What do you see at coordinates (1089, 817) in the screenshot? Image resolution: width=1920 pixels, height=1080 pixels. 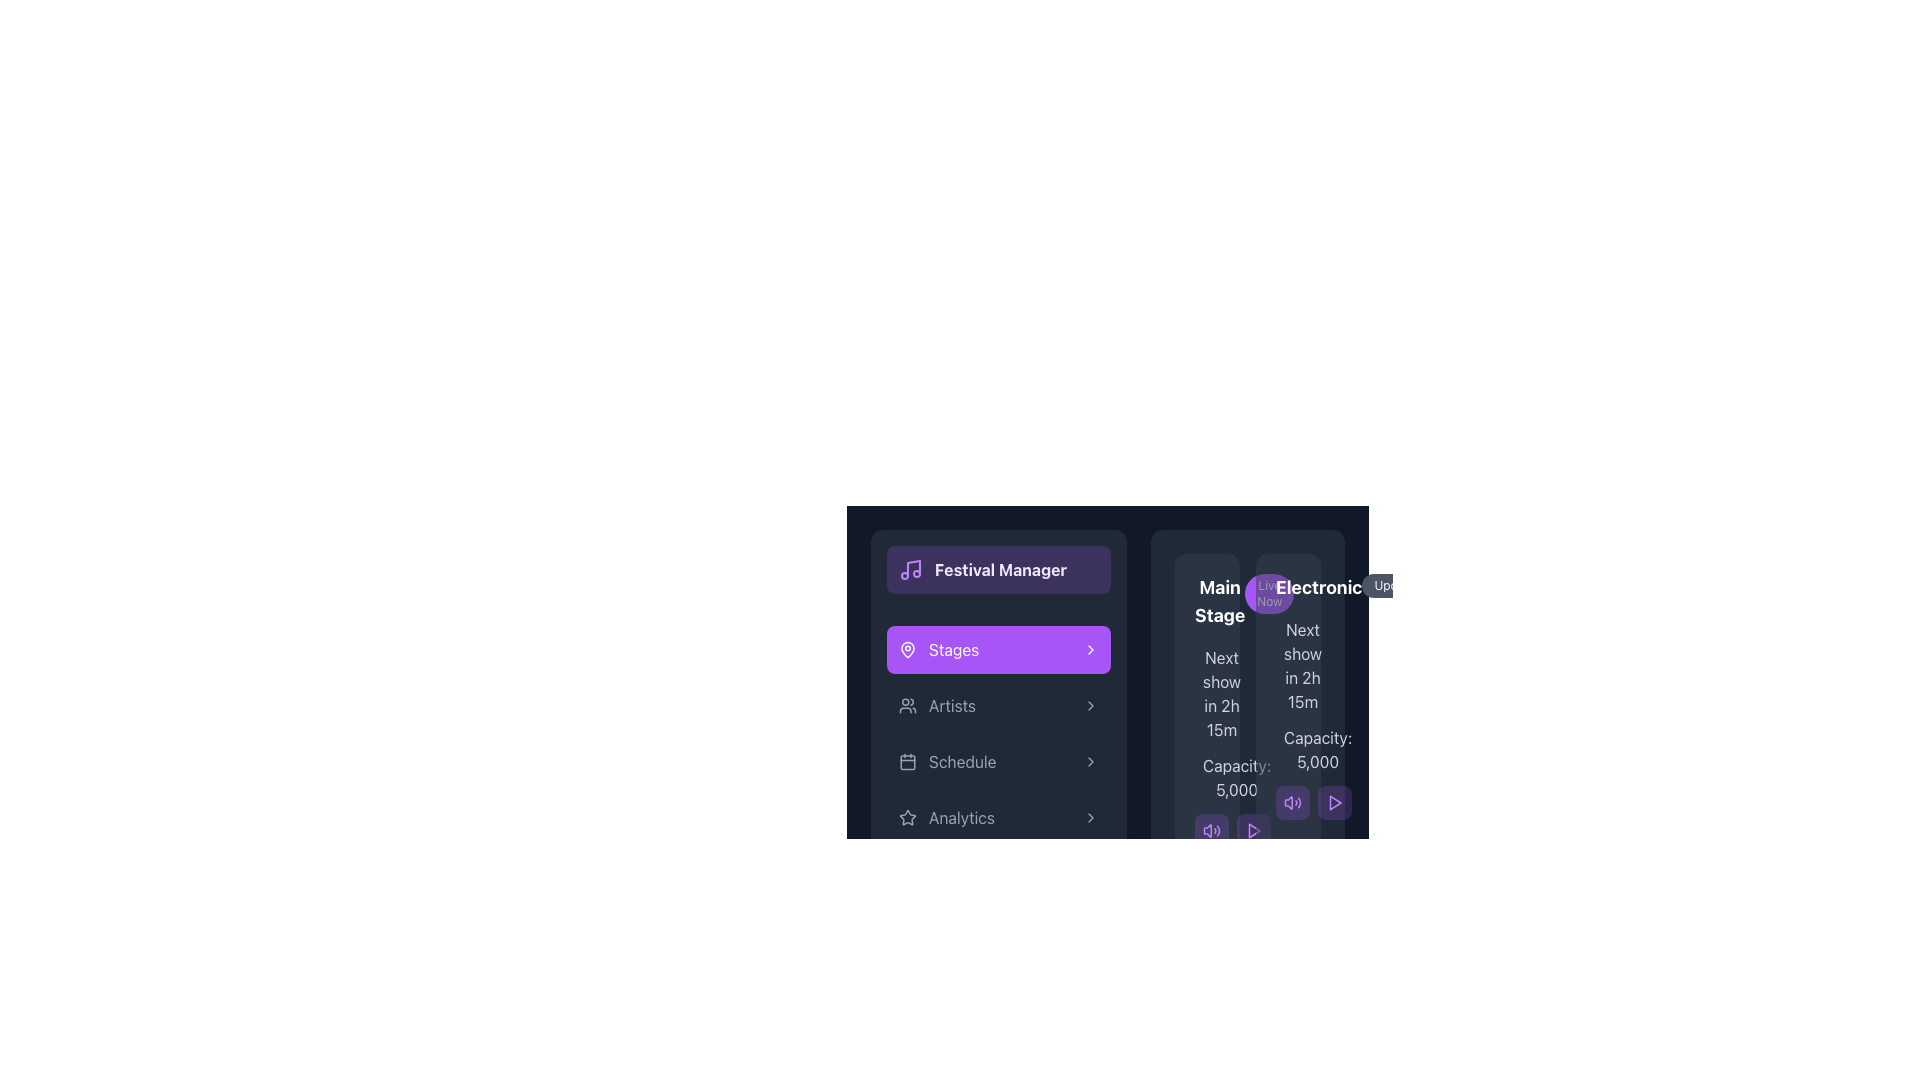 I see `the Chevron Icon located at the rightmost part of the row associated with the 'Analytics' text` at bounding box center [1089, 817].